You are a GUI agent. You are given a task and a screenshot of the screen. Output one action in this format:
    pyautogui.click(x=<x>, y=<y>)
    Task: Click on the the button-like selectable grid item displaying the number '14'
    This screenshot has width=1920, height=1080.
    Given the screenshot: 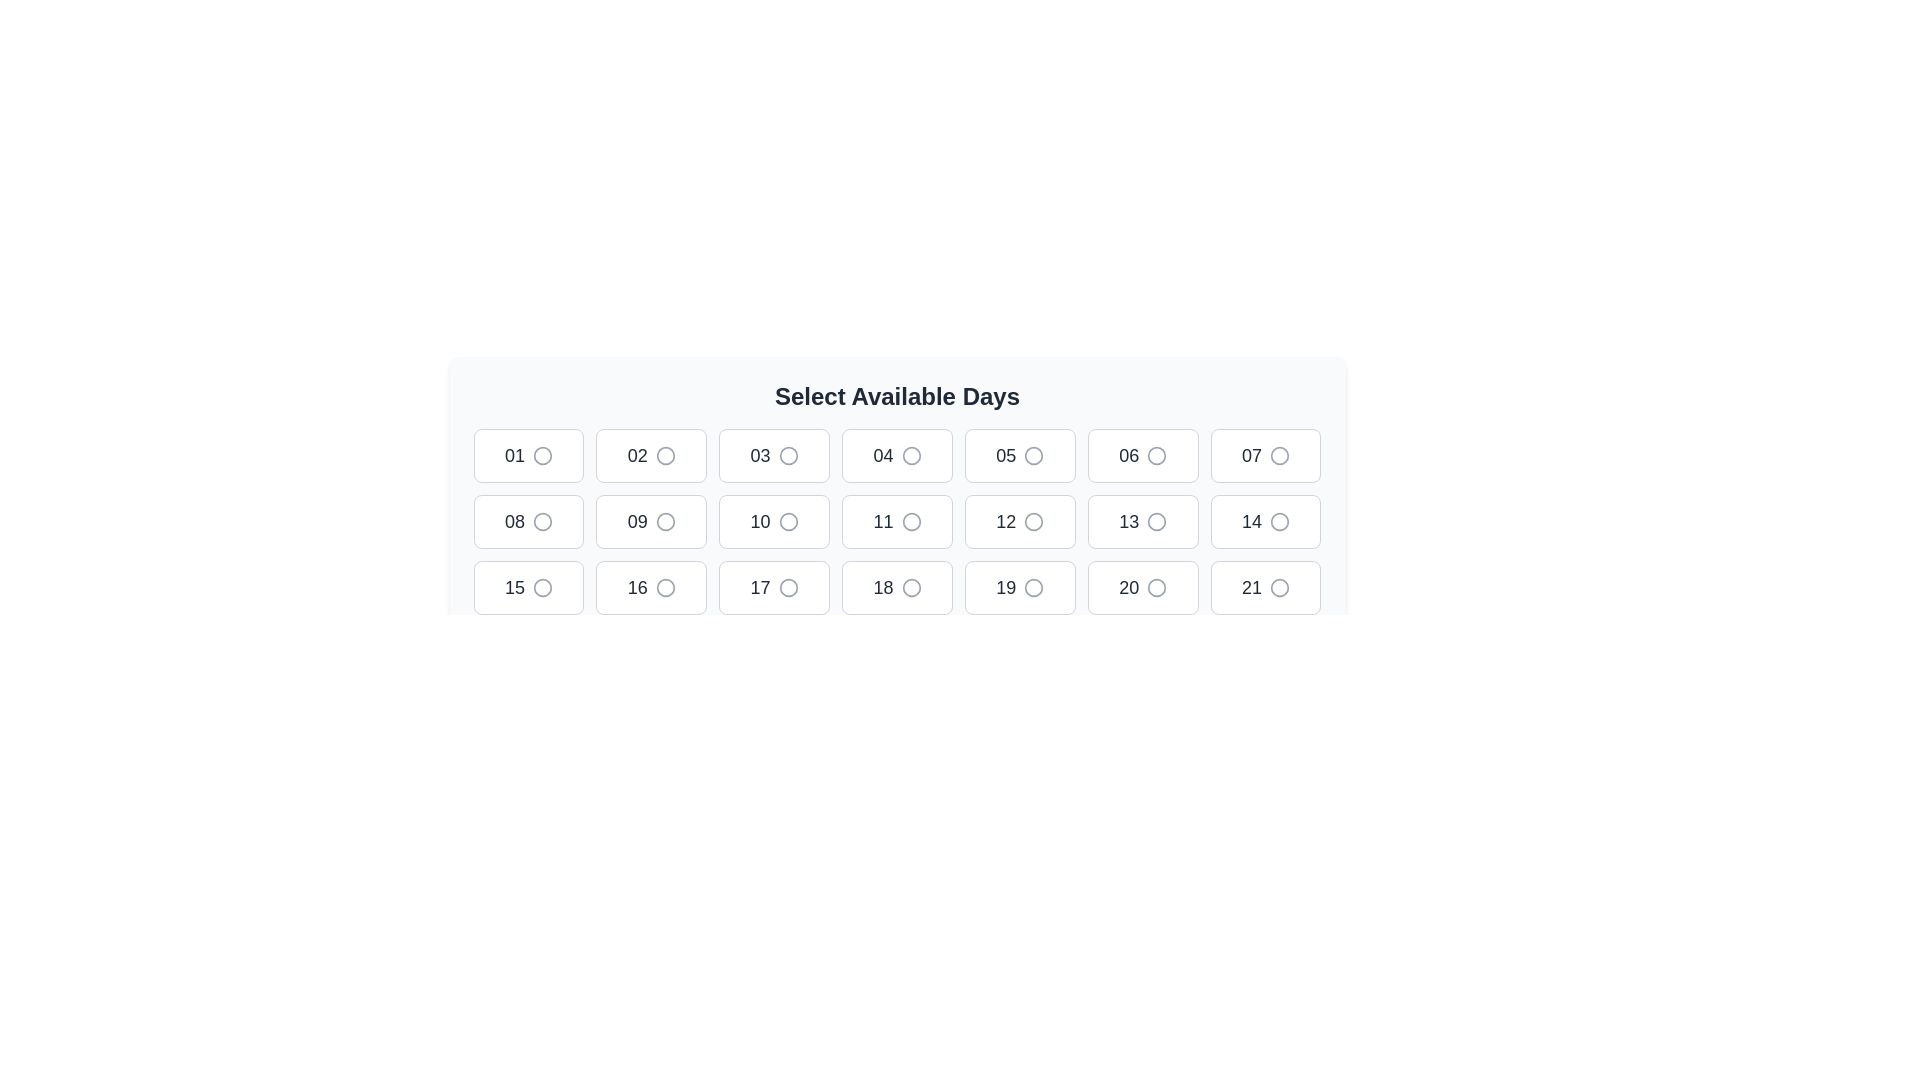 What is the action you would take?
    pyautogui.click(x=1265, y=520)
    